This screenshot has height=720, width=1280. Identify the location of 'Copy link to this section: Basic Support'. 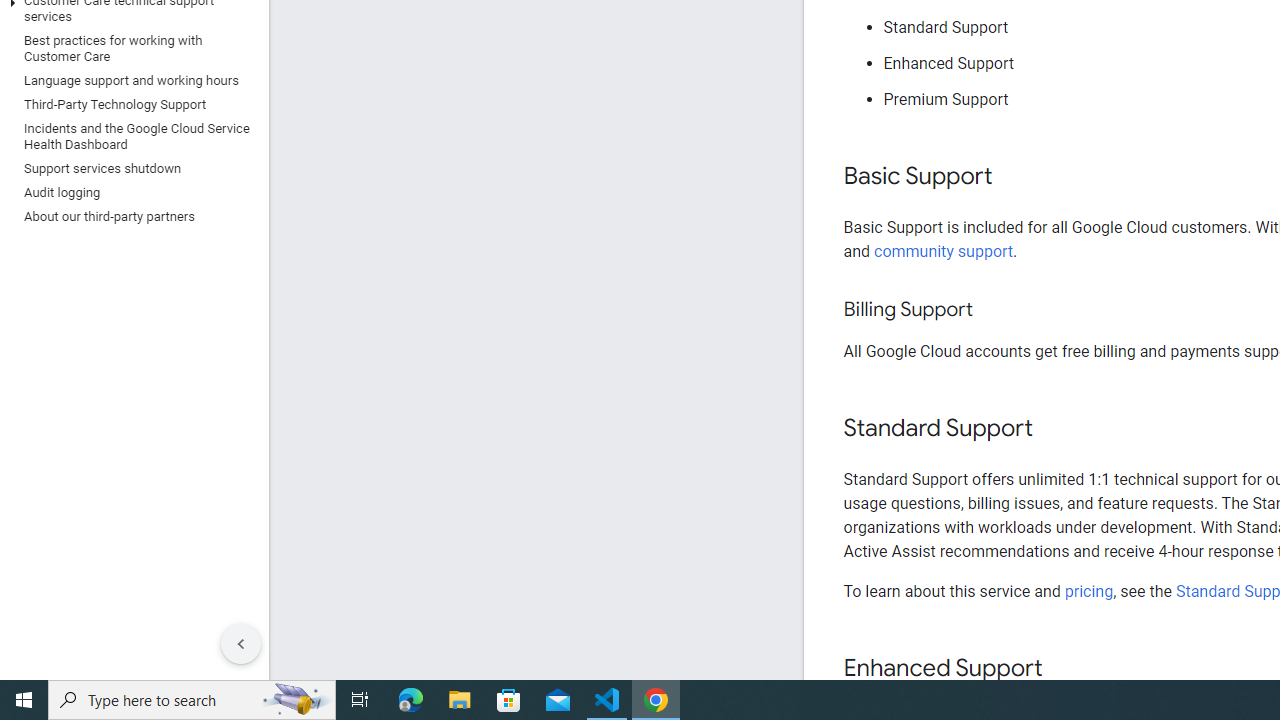
(1012, 176).